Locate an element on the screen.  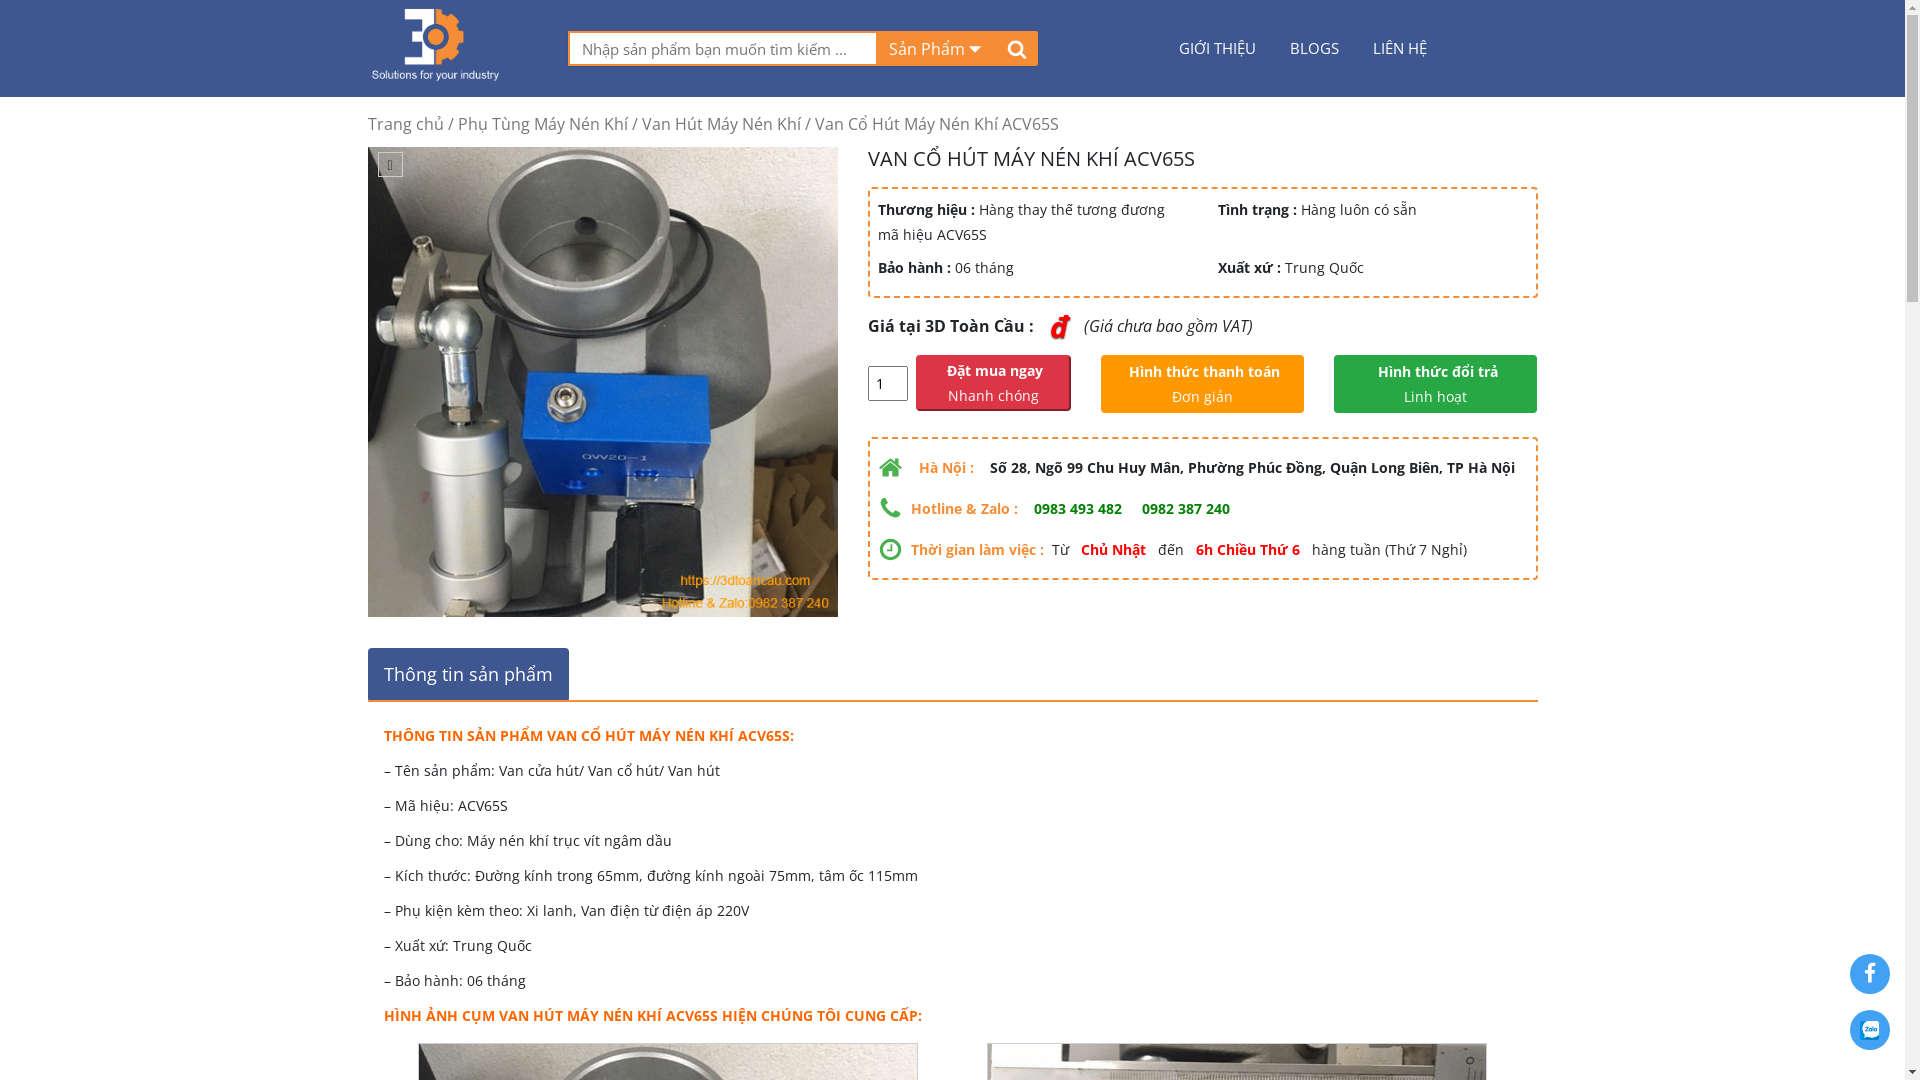
'0983 493 482' is located at coordinates (1077, 507).